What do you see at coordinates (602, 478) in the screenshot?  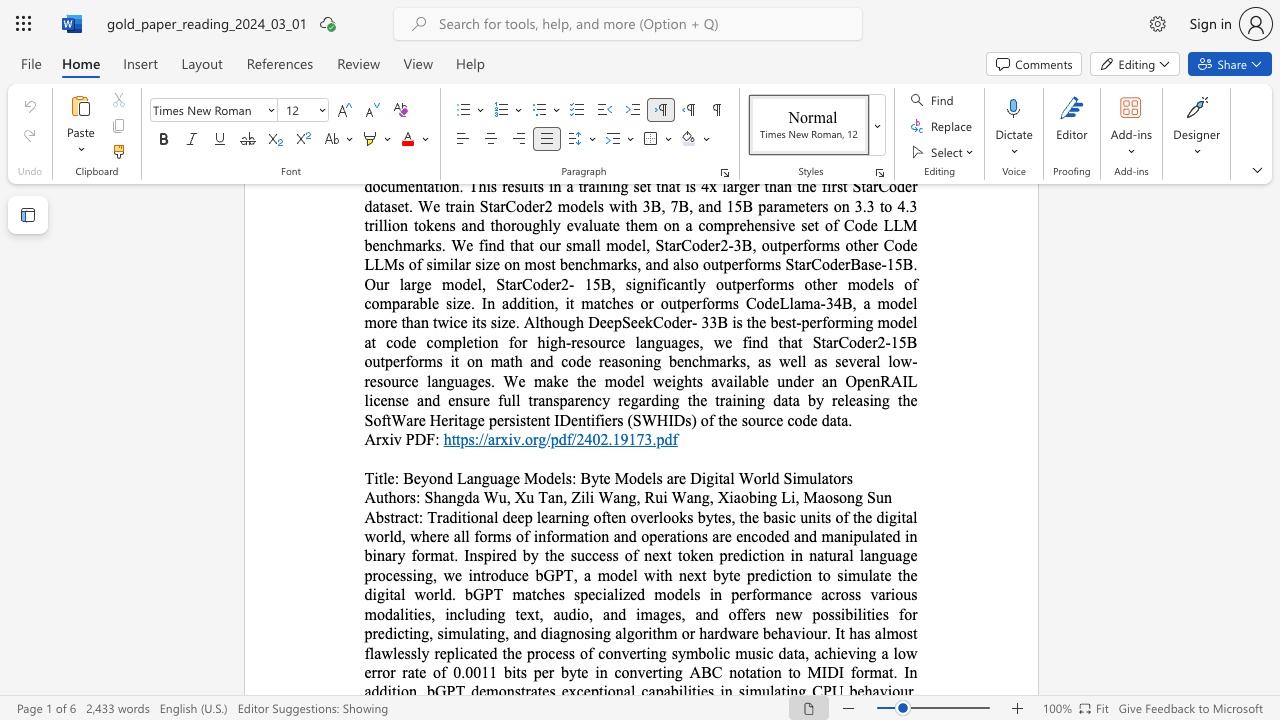 I see `the subset text "e Models are Dig" within the text "Beyond Language Models: Byte Models are Digital World Simulators"` at bounding box center [602, 478].